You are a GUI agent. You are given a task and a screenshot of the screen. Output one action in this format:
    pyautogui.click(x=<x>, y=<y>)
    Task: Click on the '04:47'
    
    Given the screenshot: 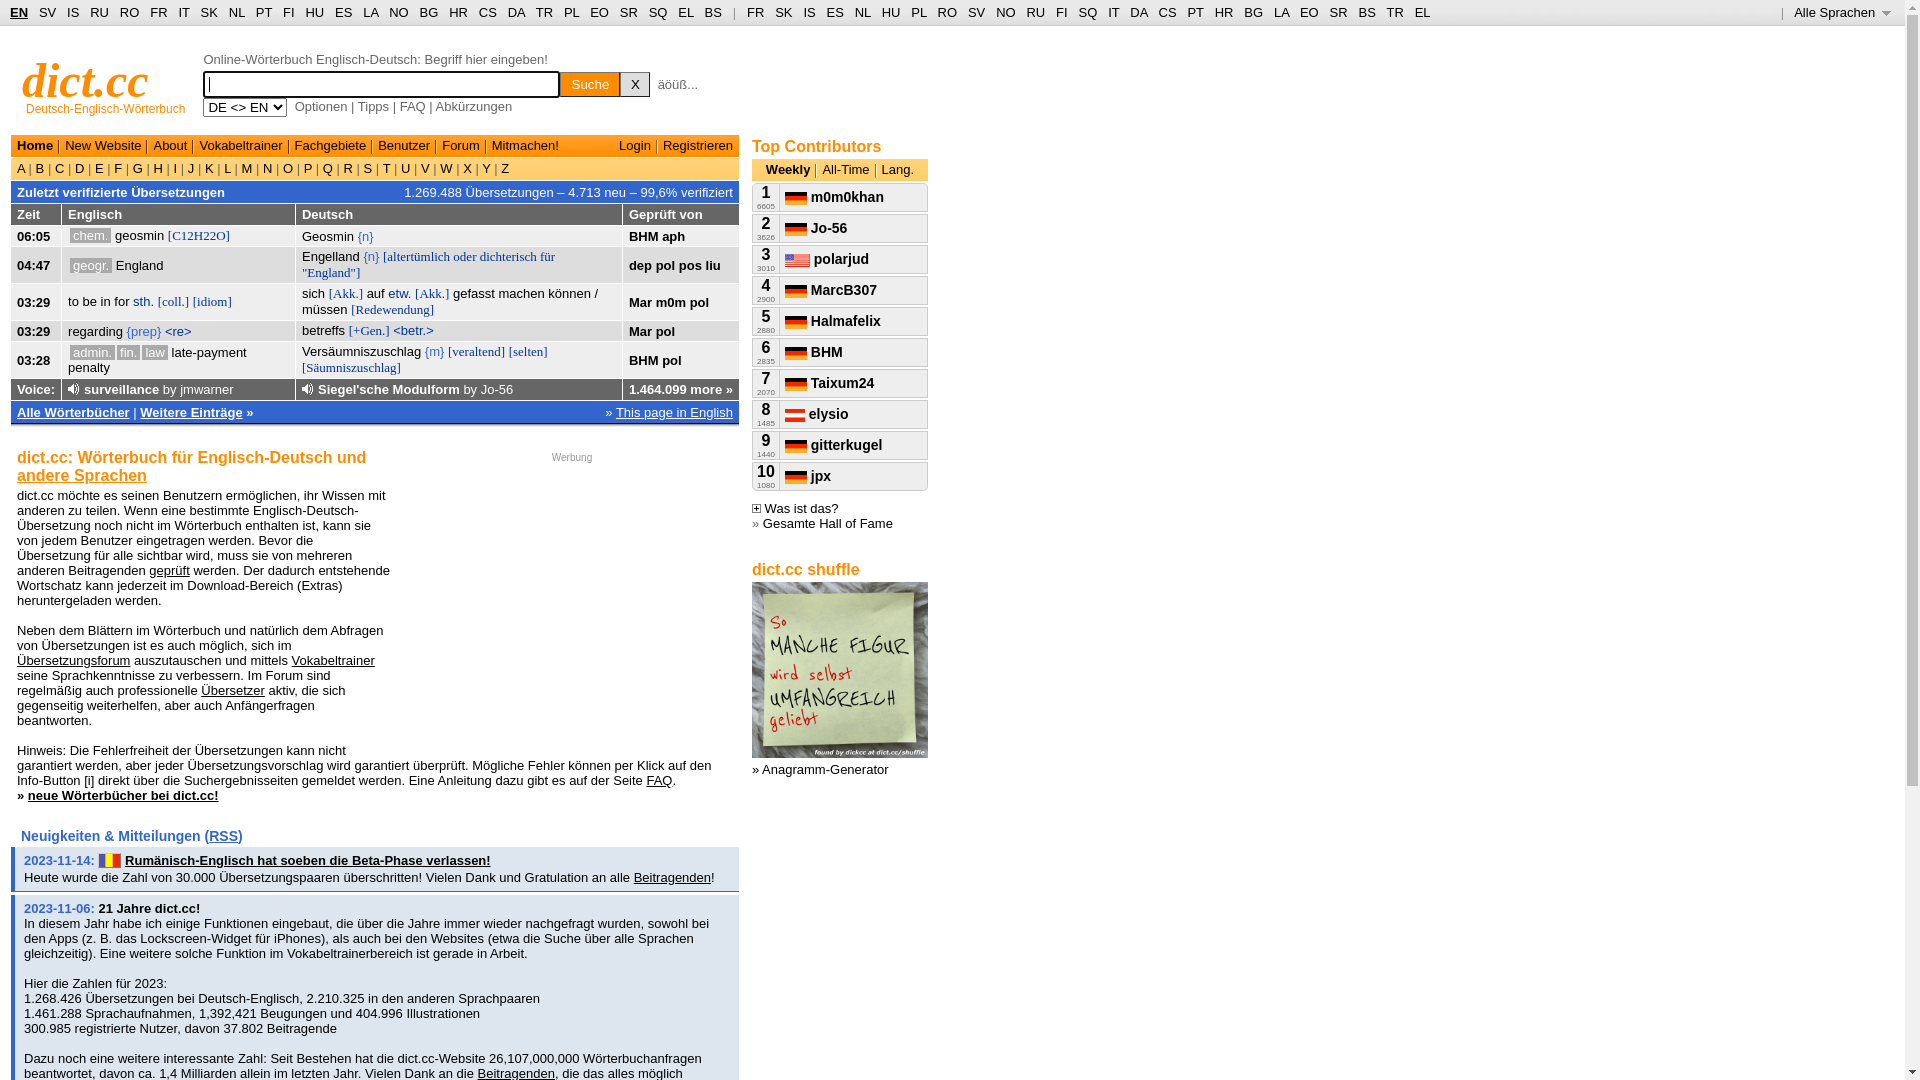 What is the action you would take?
    pyautogui.click(x=33, y=264)
    